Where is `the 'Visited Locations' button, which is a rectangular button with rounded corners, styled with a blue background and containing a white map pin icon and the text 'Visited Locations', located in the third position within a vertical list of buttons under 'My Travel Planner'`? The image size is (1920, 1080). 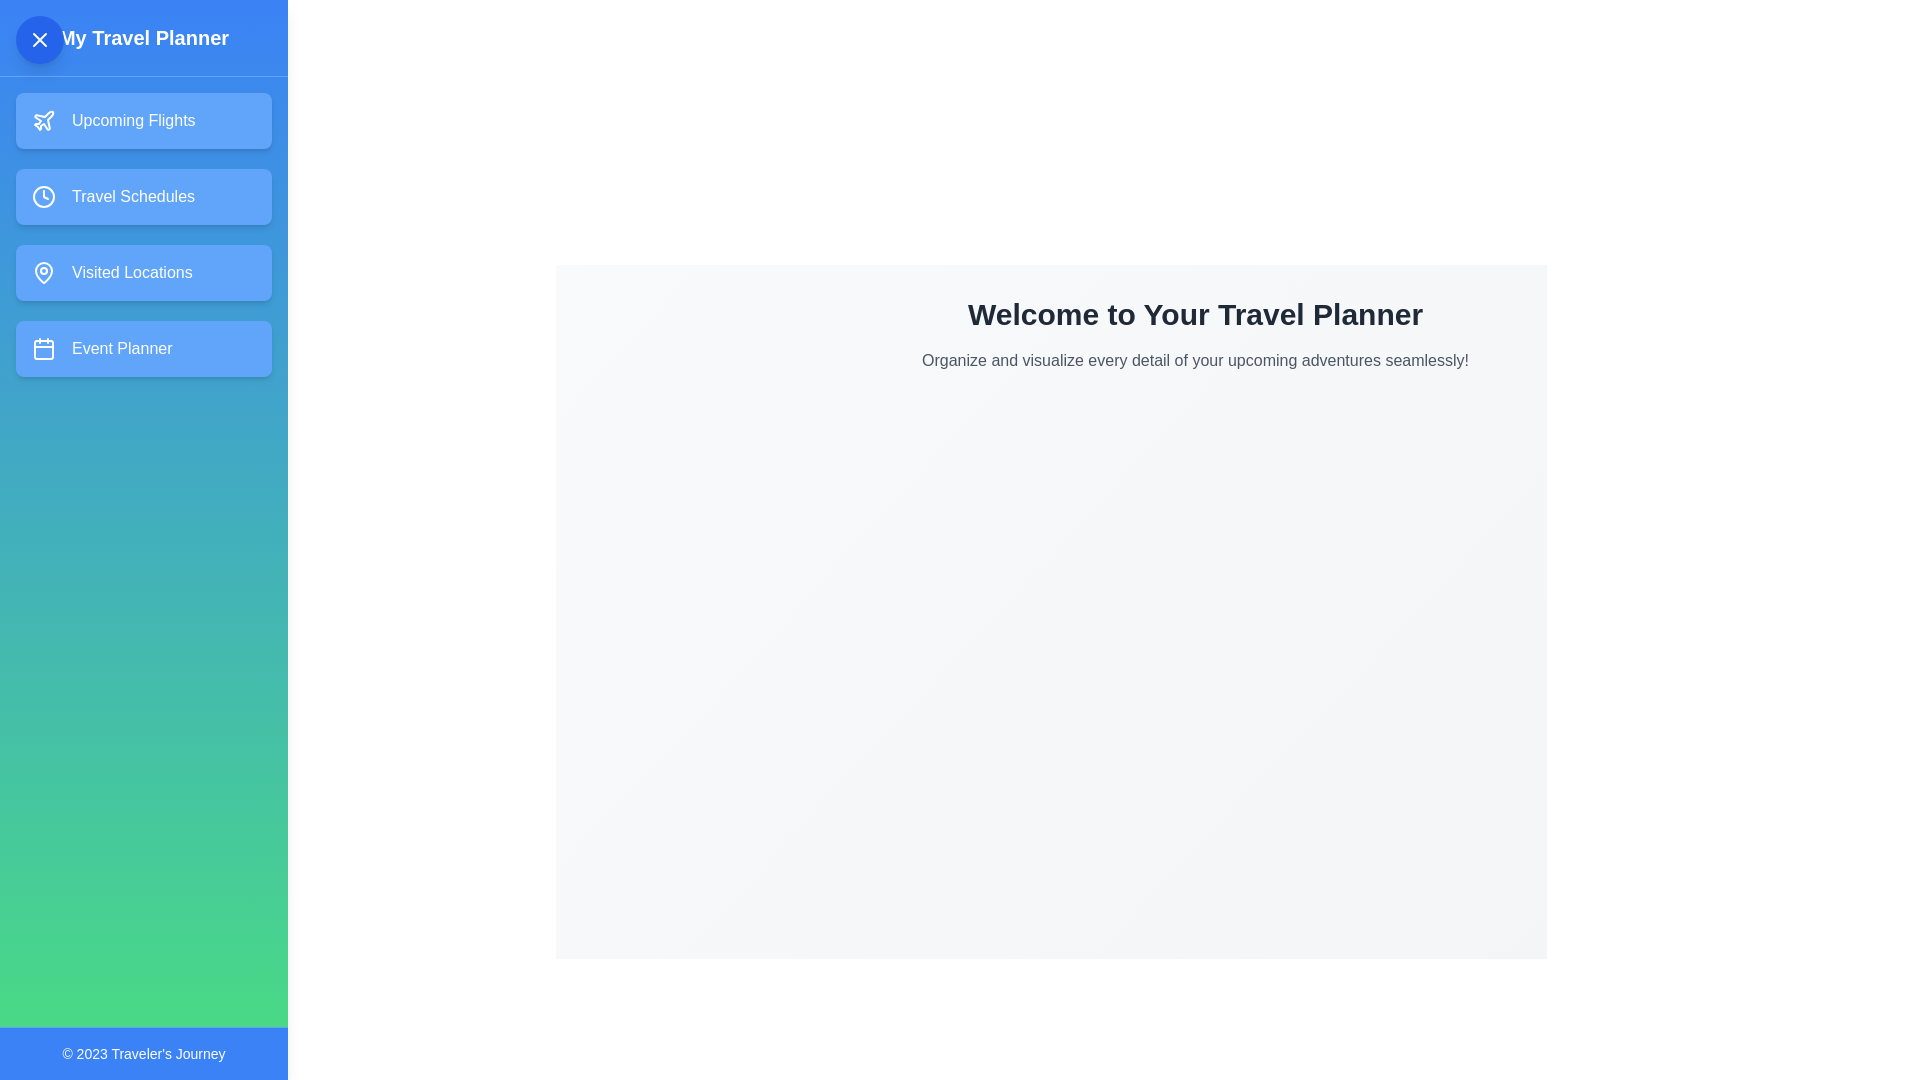 the 'Visited Locations' button, which is a rectangular button with rounded corners, styled with a blue background and containing a white map pin icon and the text 'Visited Locations', located in the third position within a vertical list of buttons under 'My Travel Planner' is located at coordinates (143, 273).